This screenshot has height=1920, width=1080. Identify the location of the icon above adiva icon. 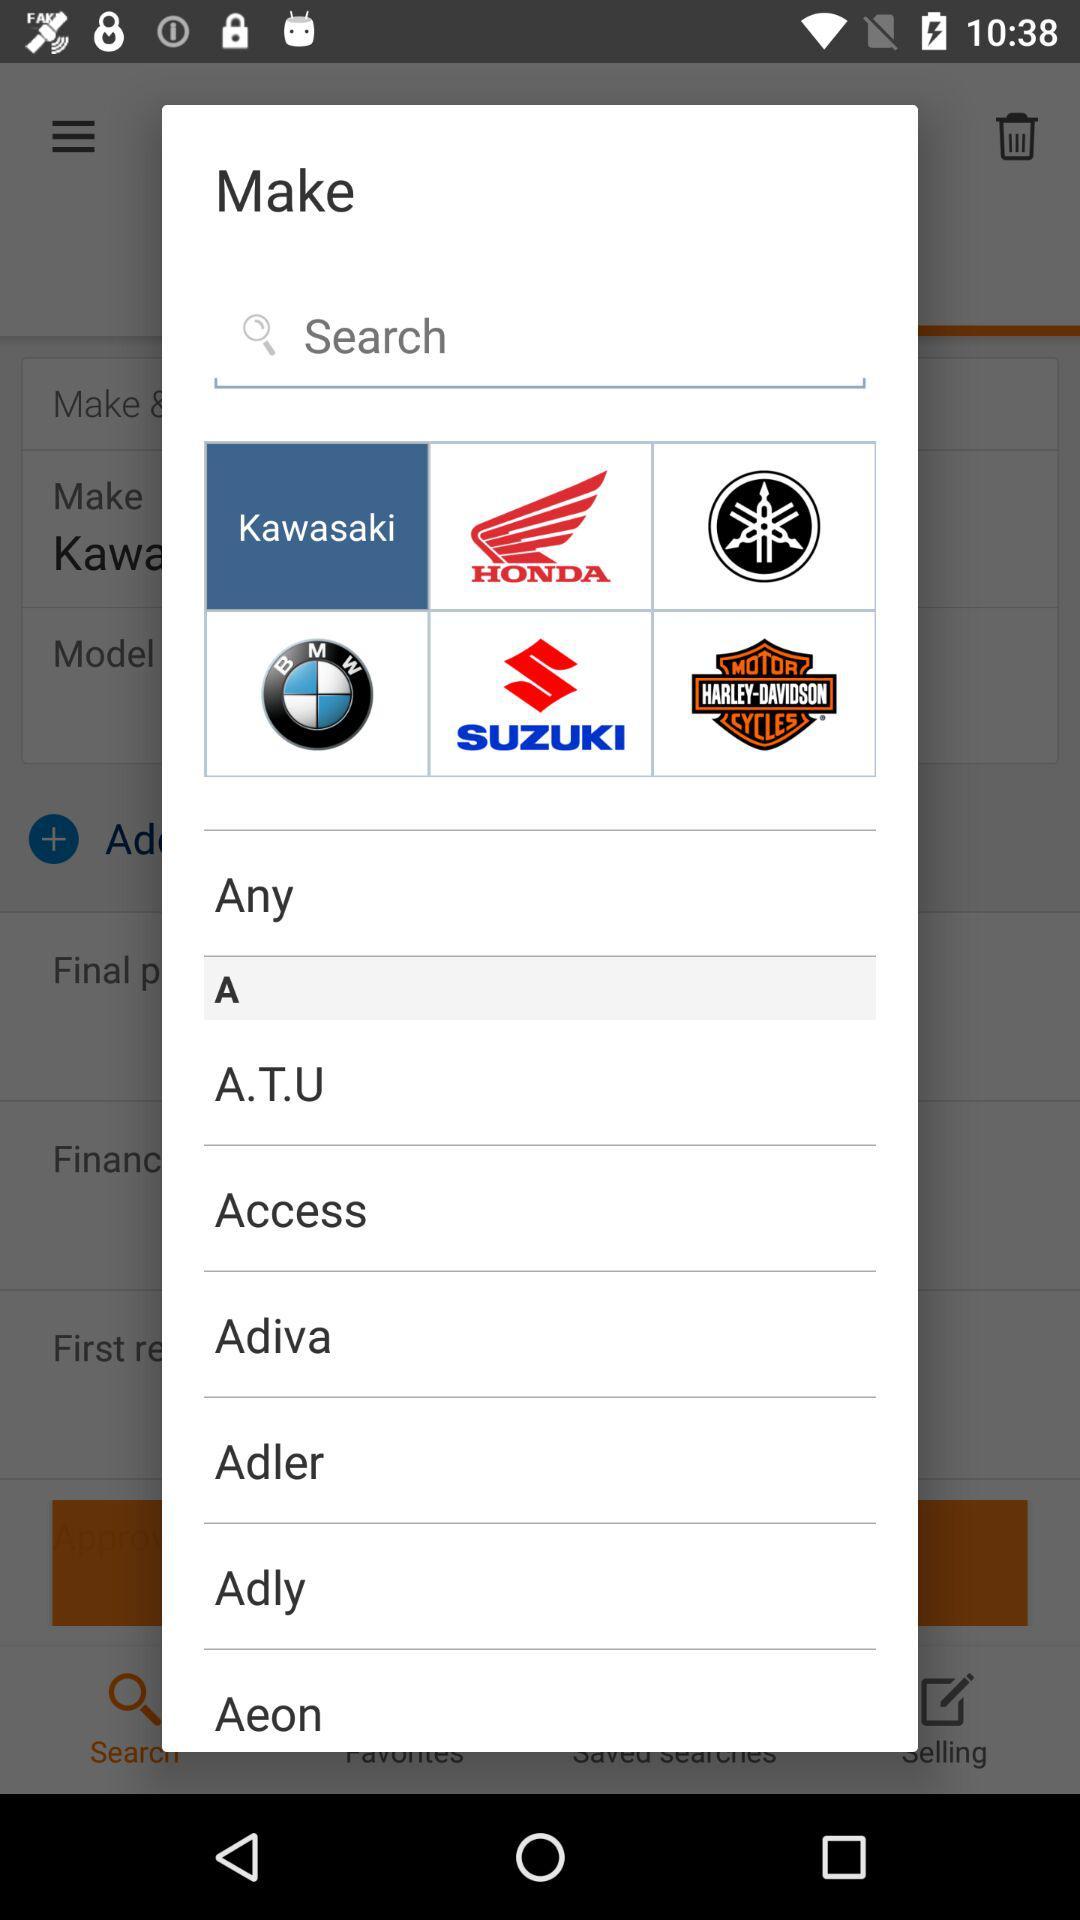
(540, 1270).